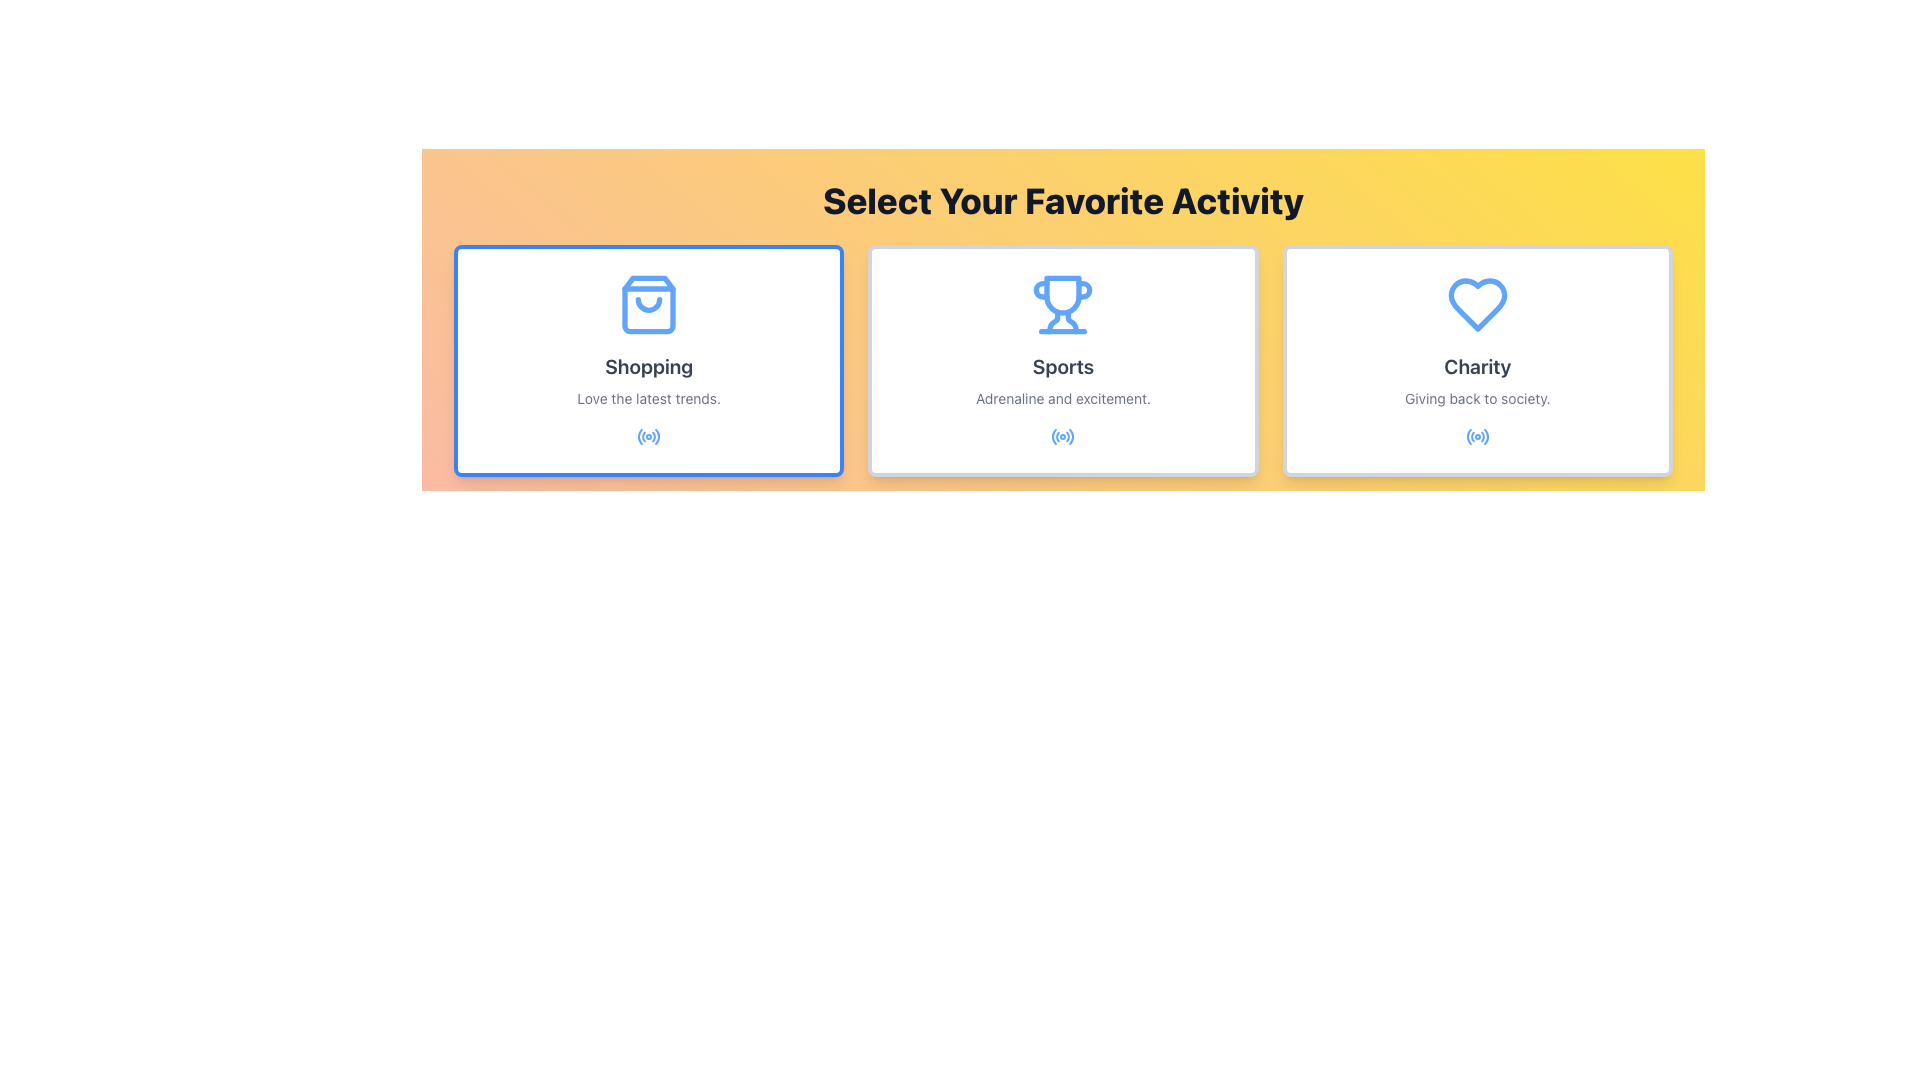 Image resolution: width=1920 pixels, height=1080 pixels. I want to click on the decorative Sports category icon located at the top section of the Sports card, which is horizontally centered above the text content, so click(1062, 304).